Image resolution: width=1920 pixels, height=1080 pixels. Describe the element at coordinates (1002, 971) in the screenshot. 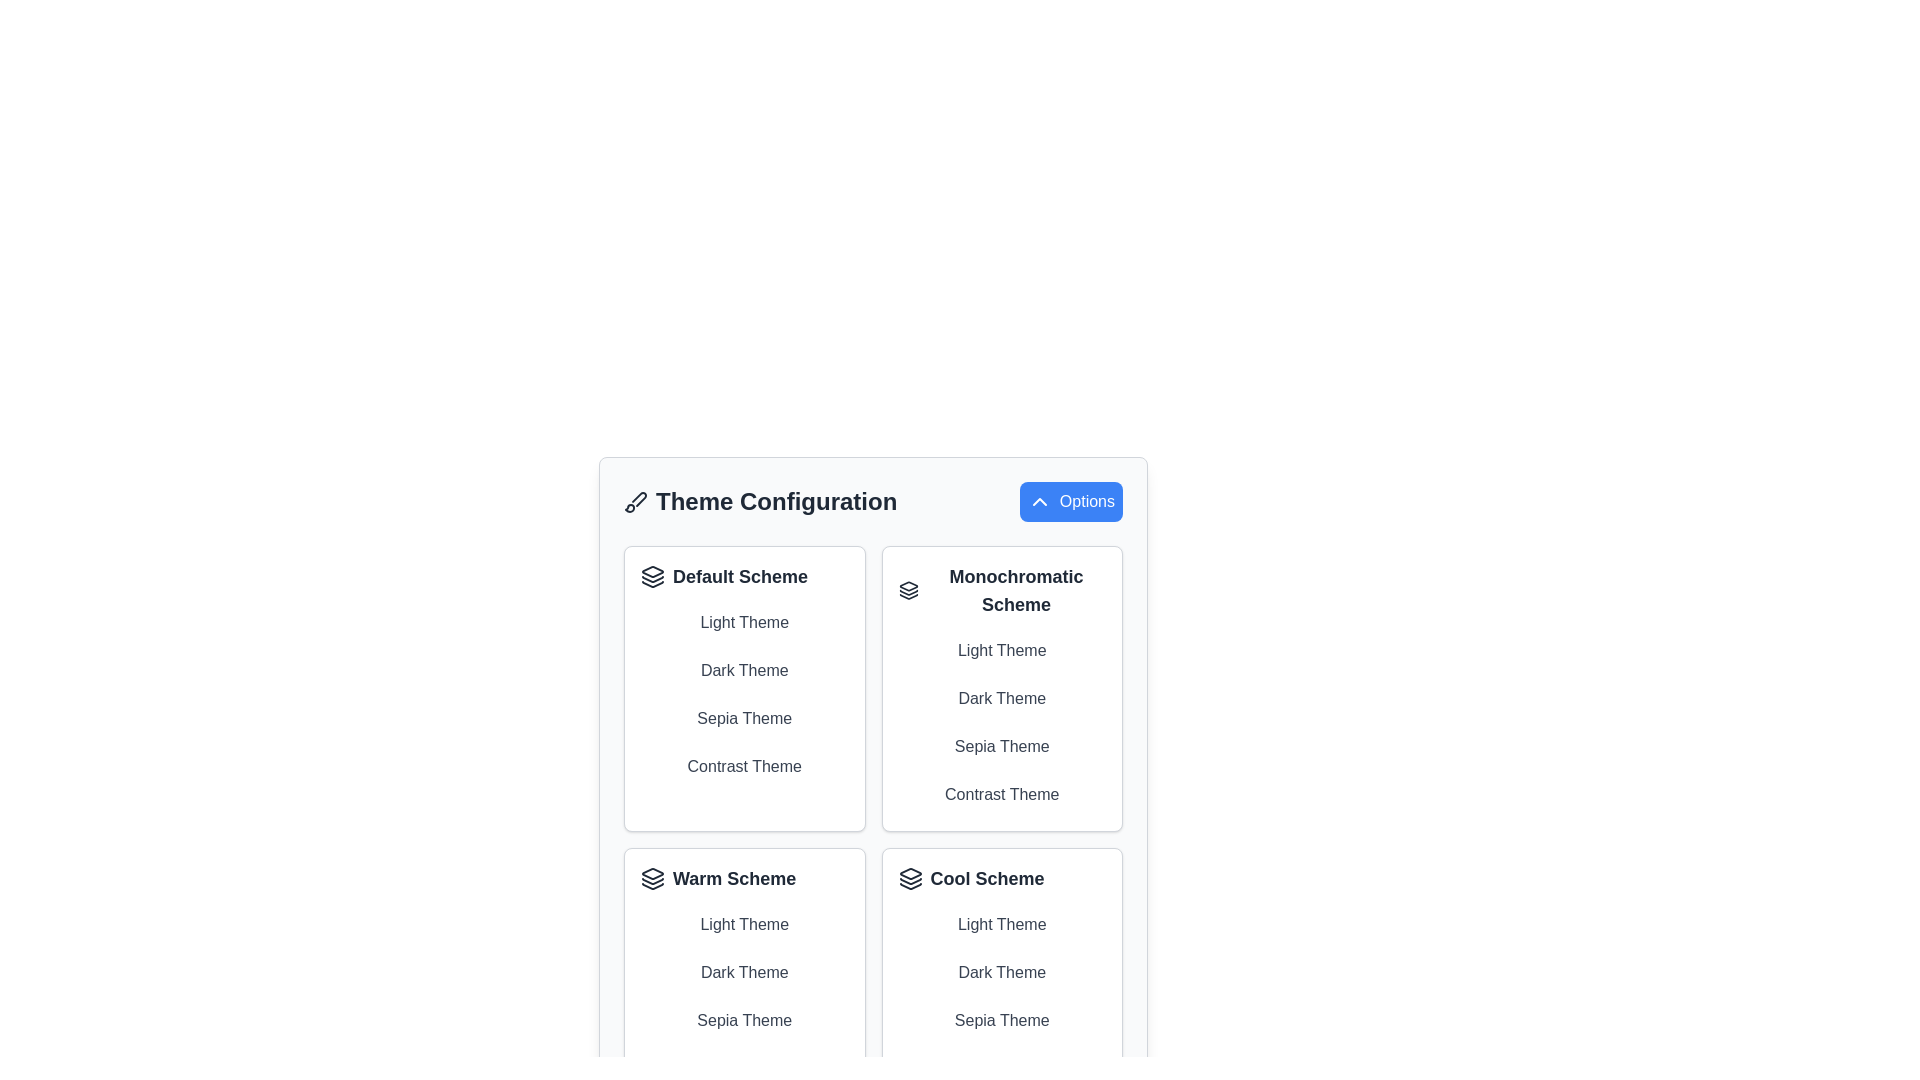

I see `the 'Dark Theme' selectable text option in the 'Theme Configuration' menu` at that location.